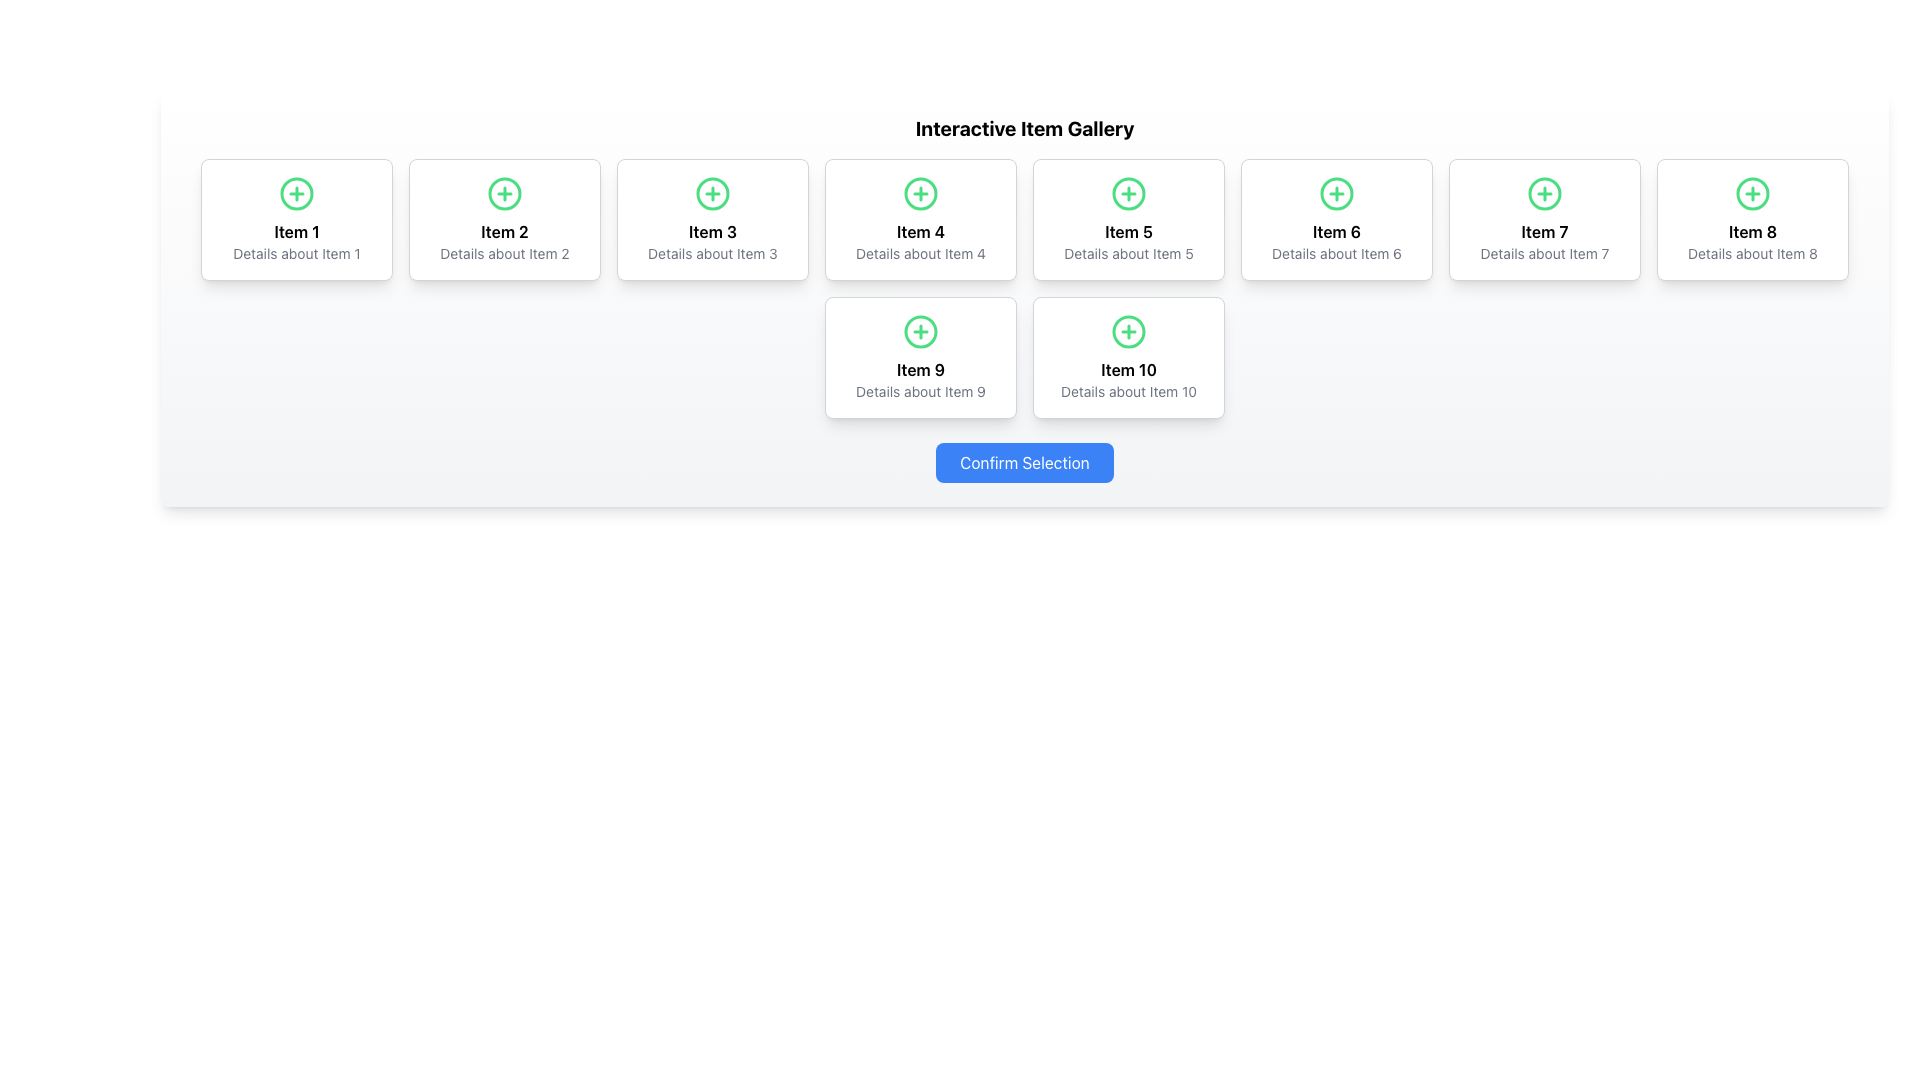 The height and width of the screenshot is (1080, 1920). What do you see at coordinates (1751, 193) in the screenshot?
I see `the circular graphical element within the 'Item 8' card that signifies the option to add or select it for further interaction` at bounding box center [1751, 193].